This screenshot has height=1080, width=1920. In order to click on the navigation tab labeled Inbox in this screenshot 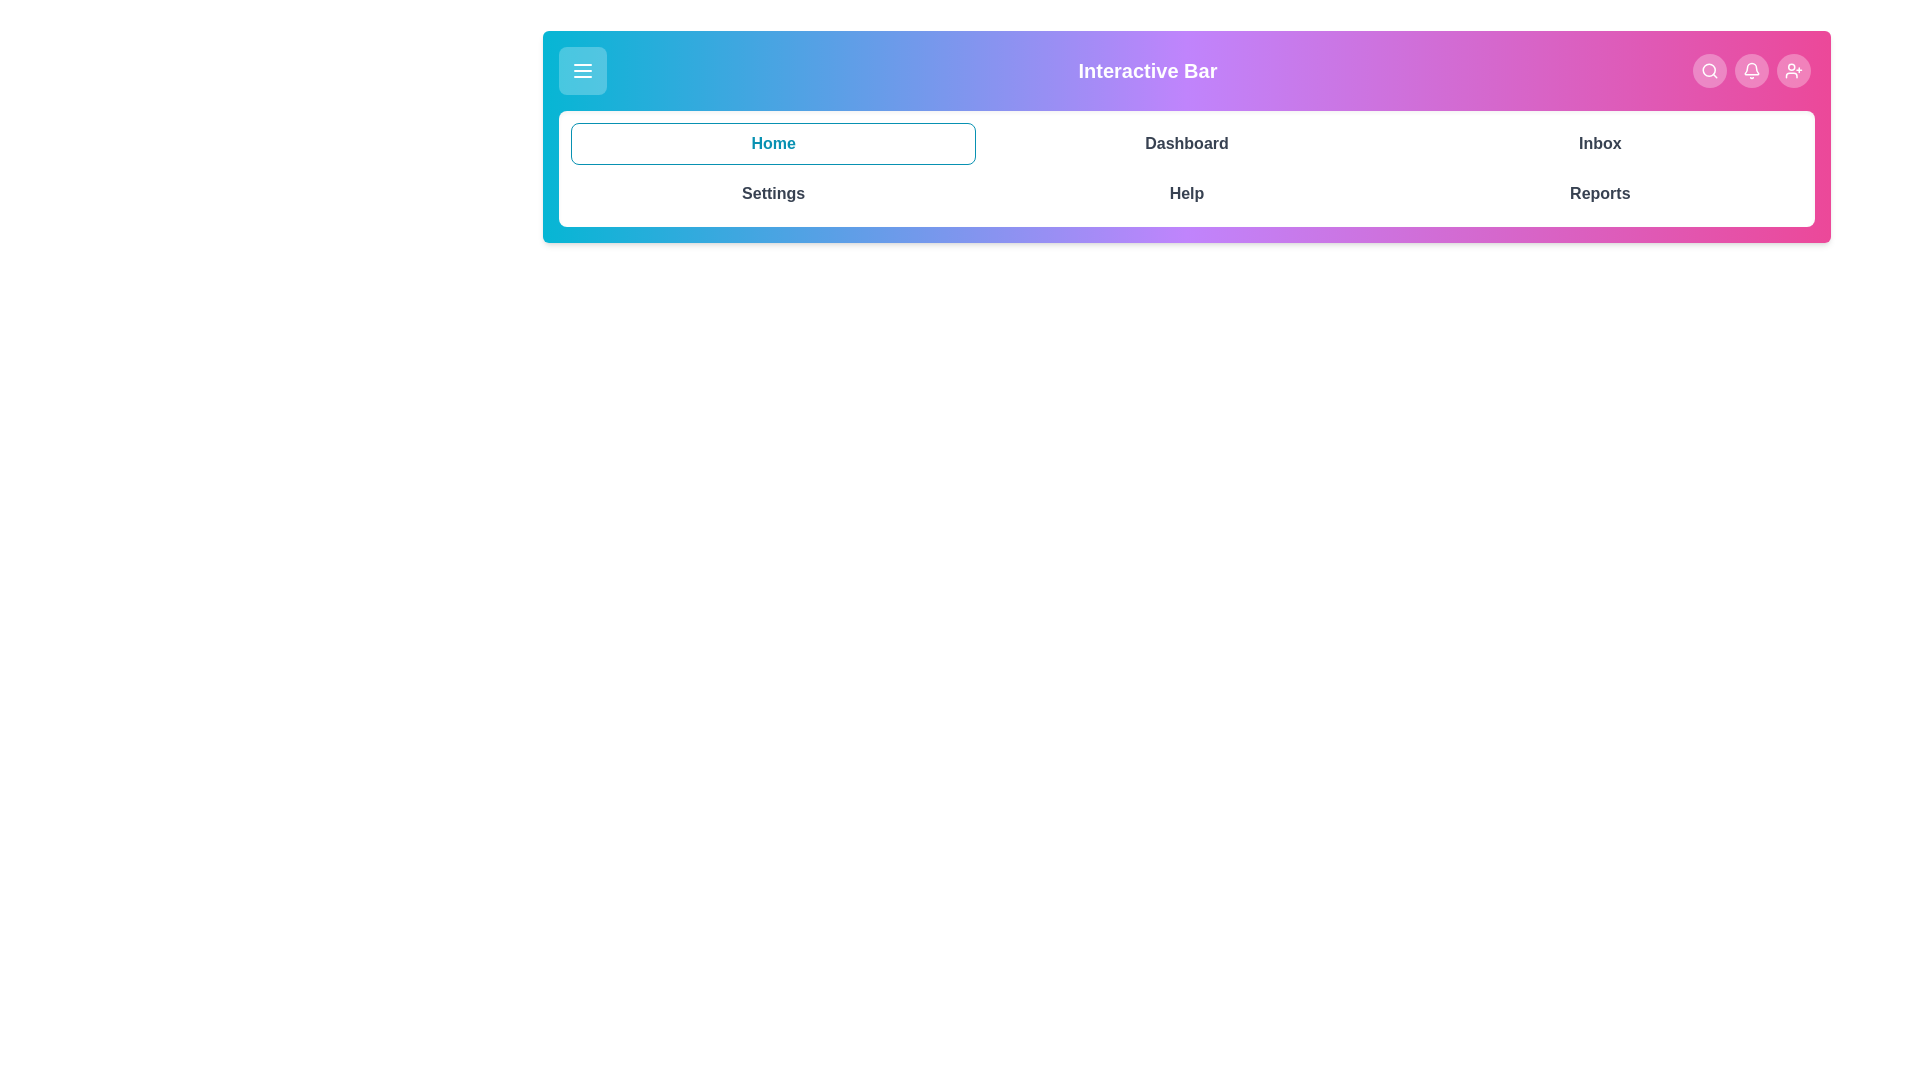, I will do `click(1600, 142)`.